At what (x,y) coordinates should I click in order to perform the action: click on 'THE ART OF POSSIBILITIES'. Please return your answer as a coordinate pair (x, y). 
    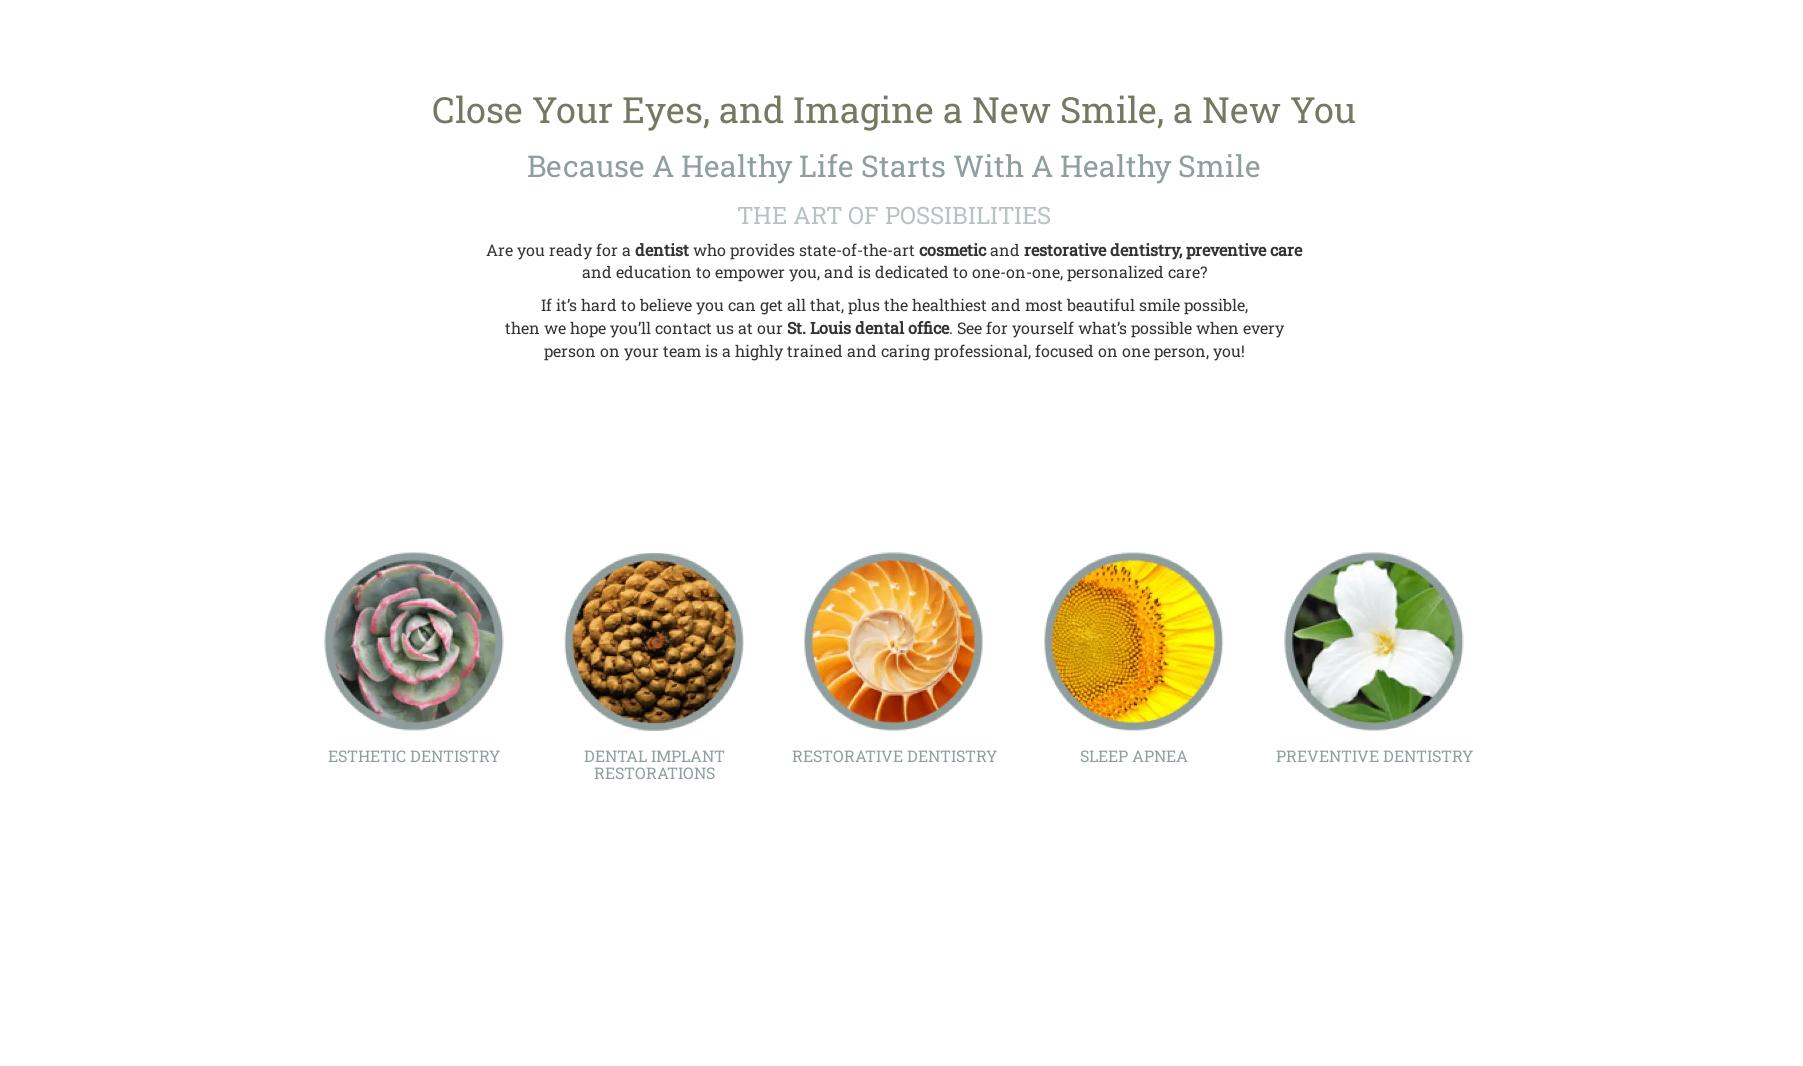
    Looking at the image, I should click on (736, 214).